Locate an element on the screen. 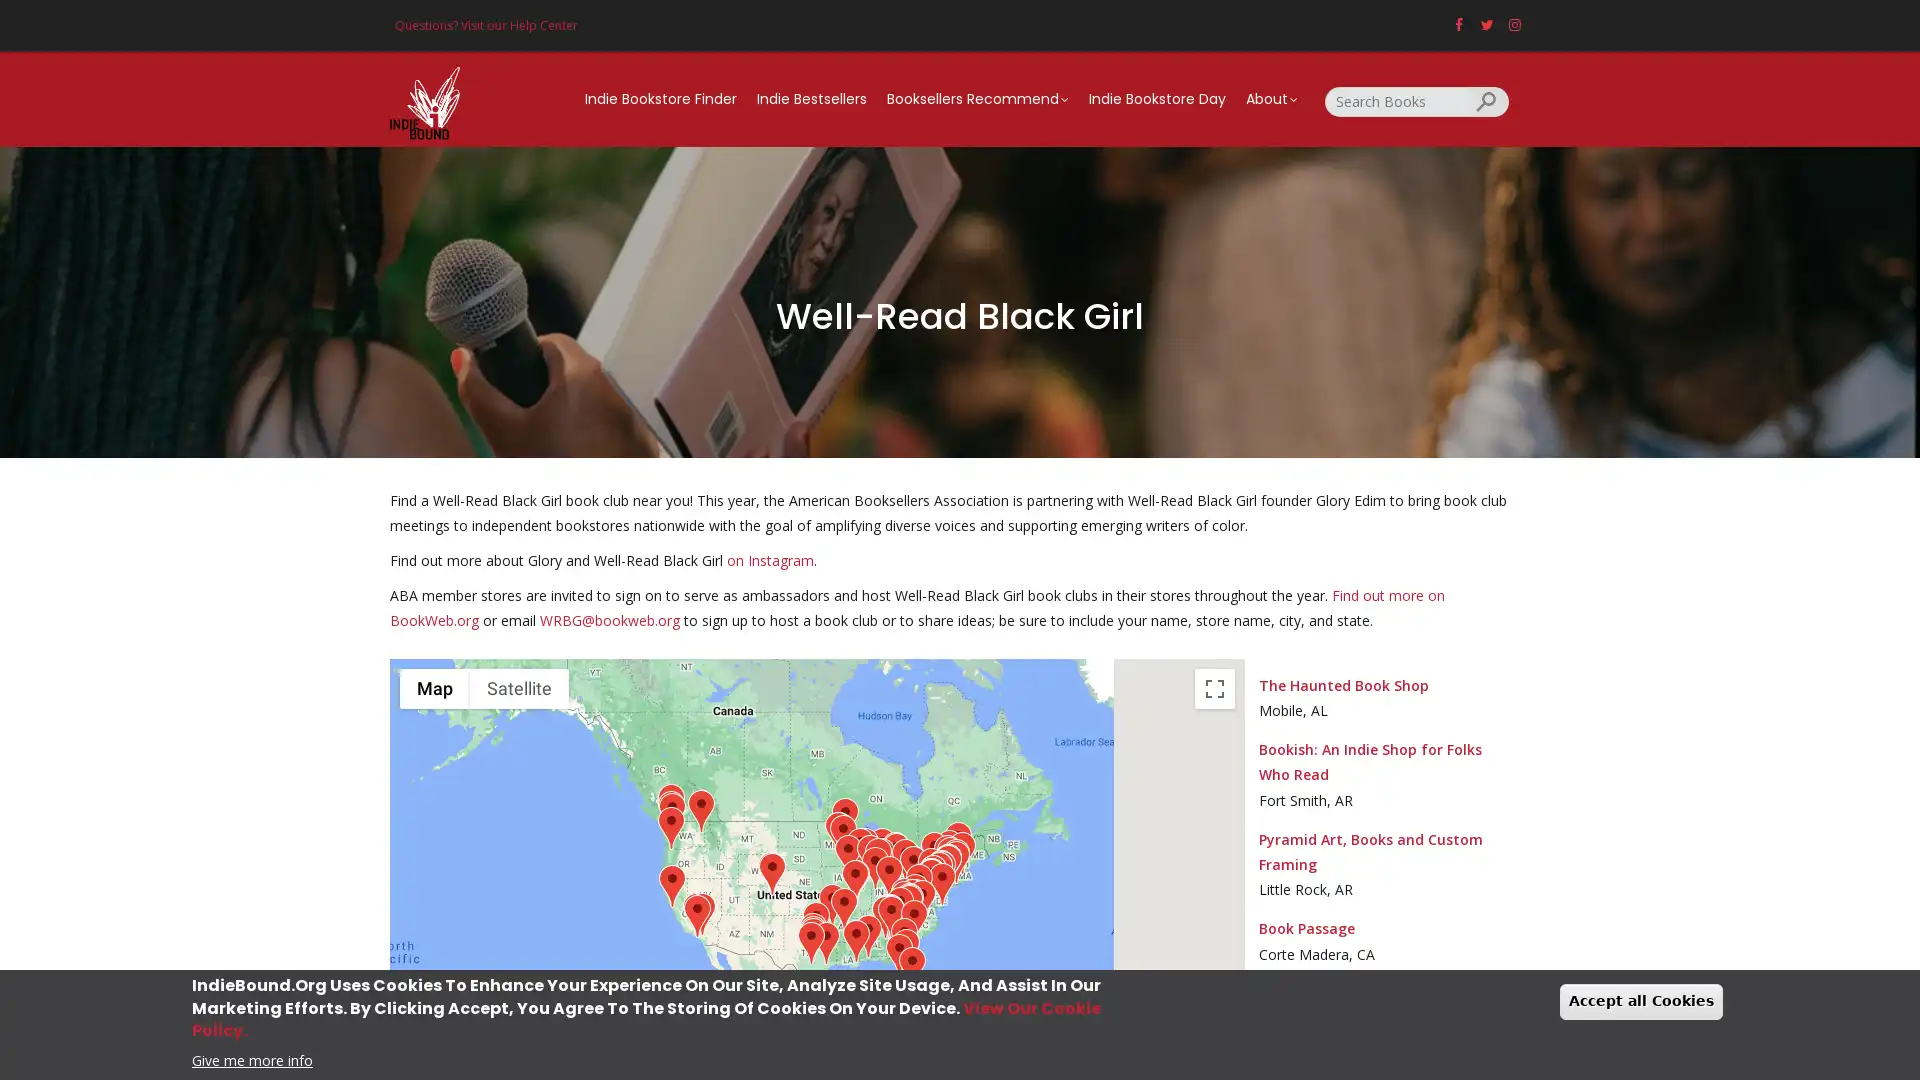 This screenshot has width=1920, height=1080. BookPeople (TX) is located at coordinates (812, 938).